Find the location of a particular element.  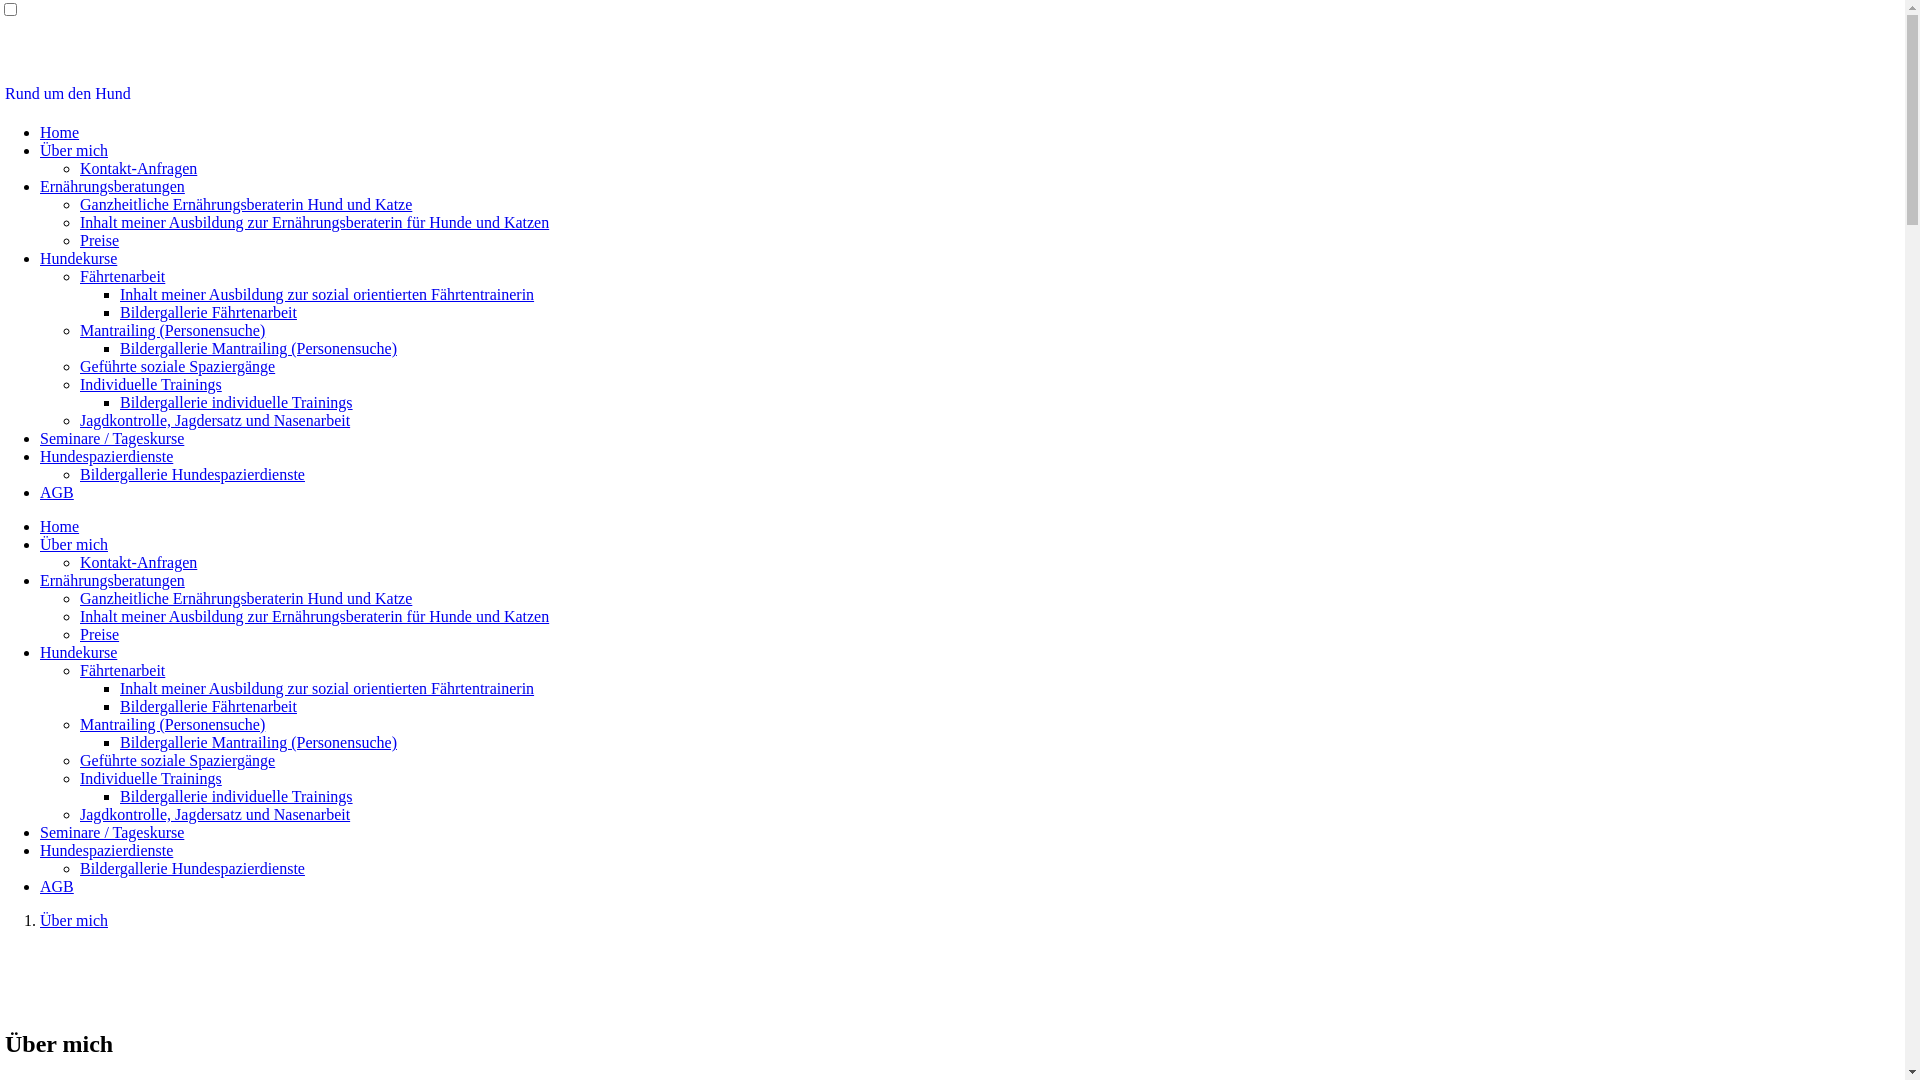

'Mantrailing (Personensuche)' is located at coordinates (172, 329).